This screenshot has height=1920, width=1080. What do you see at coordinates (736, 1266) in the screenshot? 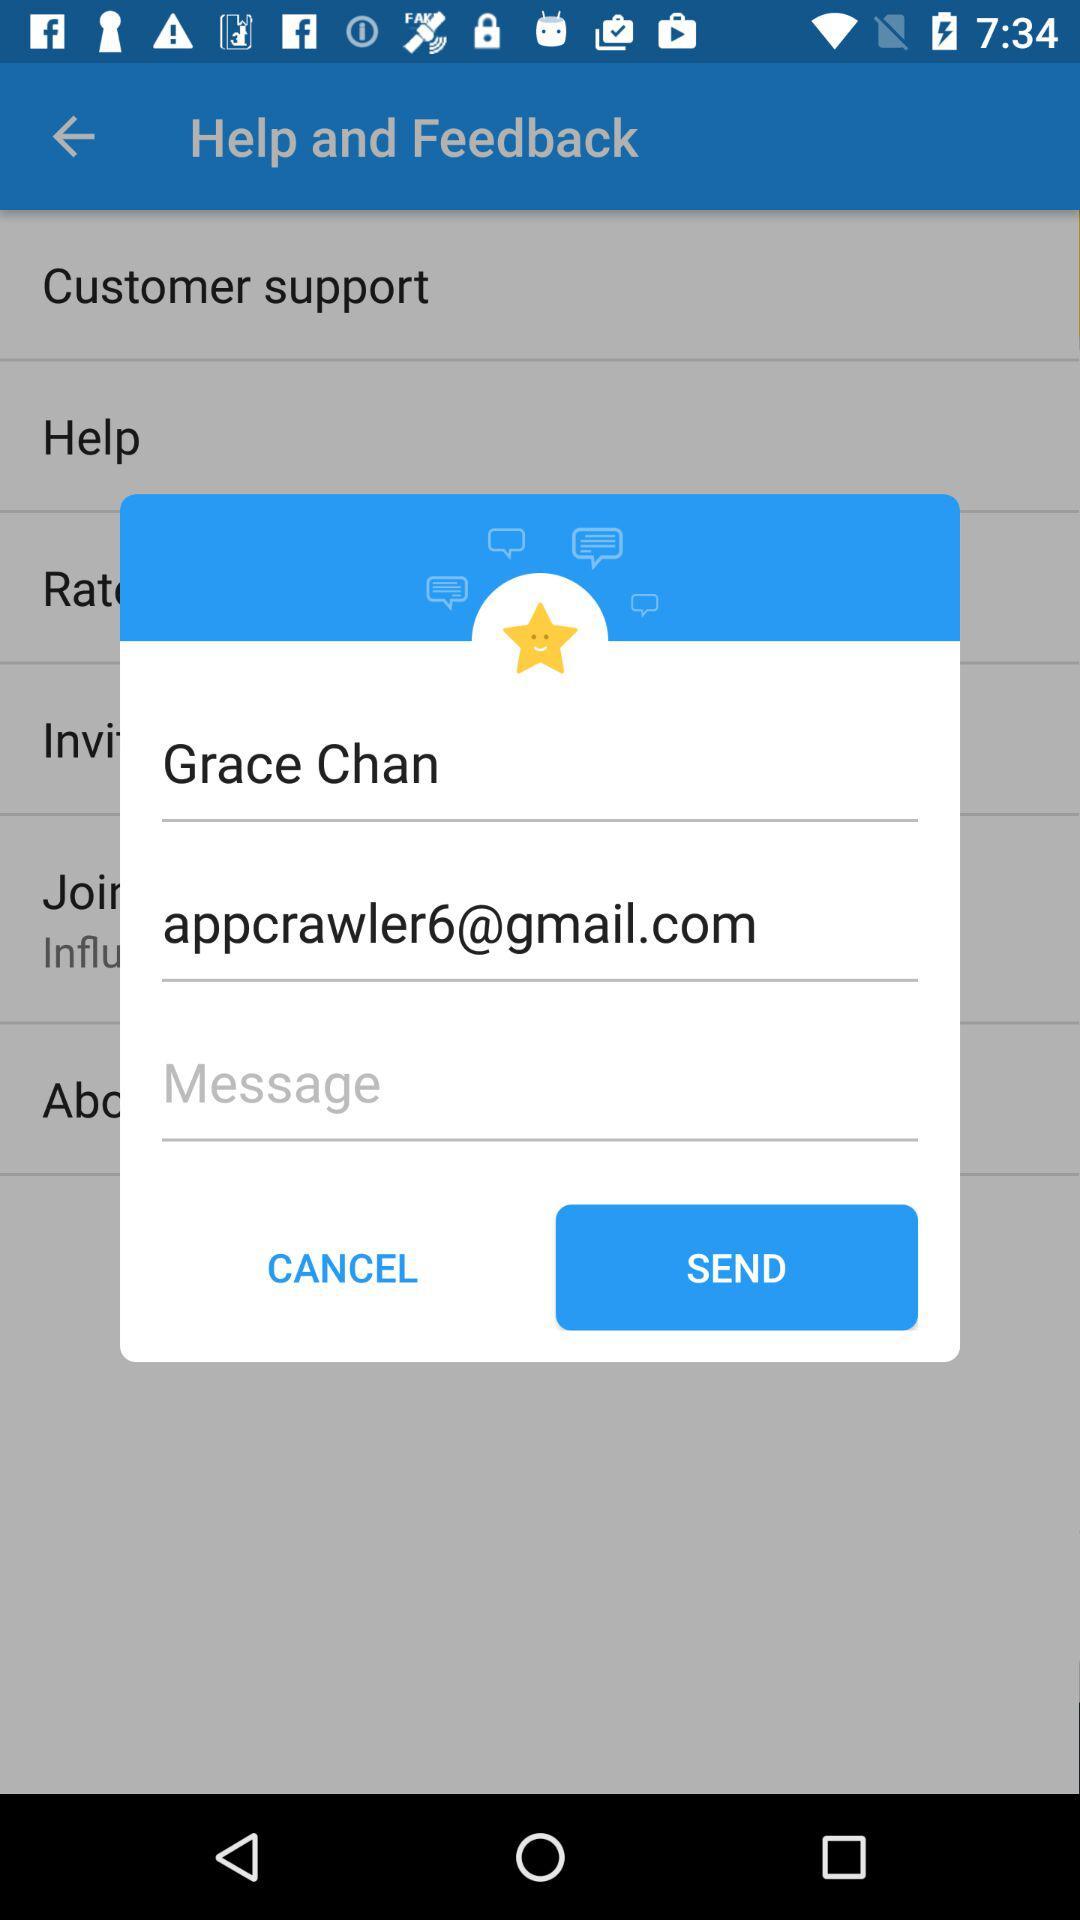
I see `the icon to the right of the cancel icon` at bounding box center [736, 1266].